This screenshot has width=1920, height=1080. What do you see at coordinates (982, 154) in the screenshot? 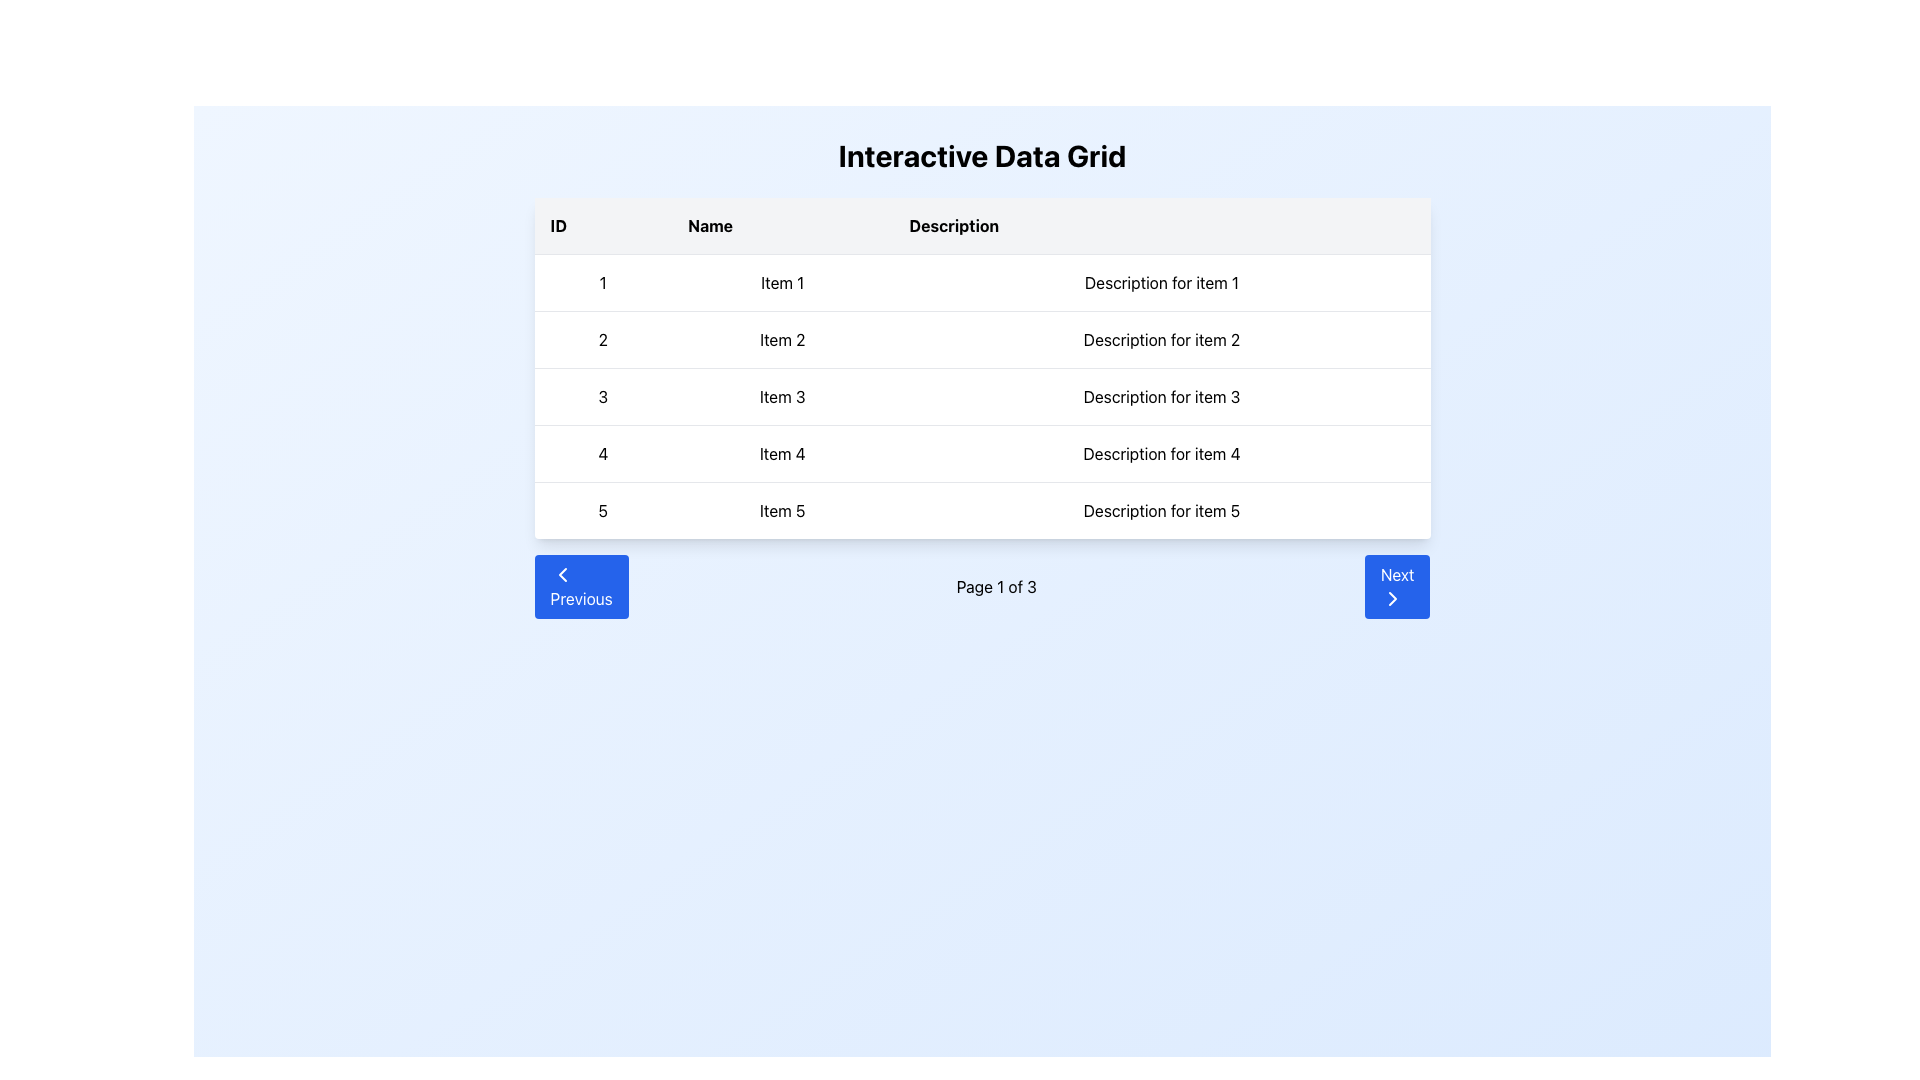
I see `the Header text that serves as a title for the page, located at the top of the layout, directly above a data table` at bounding box center [982, 154].